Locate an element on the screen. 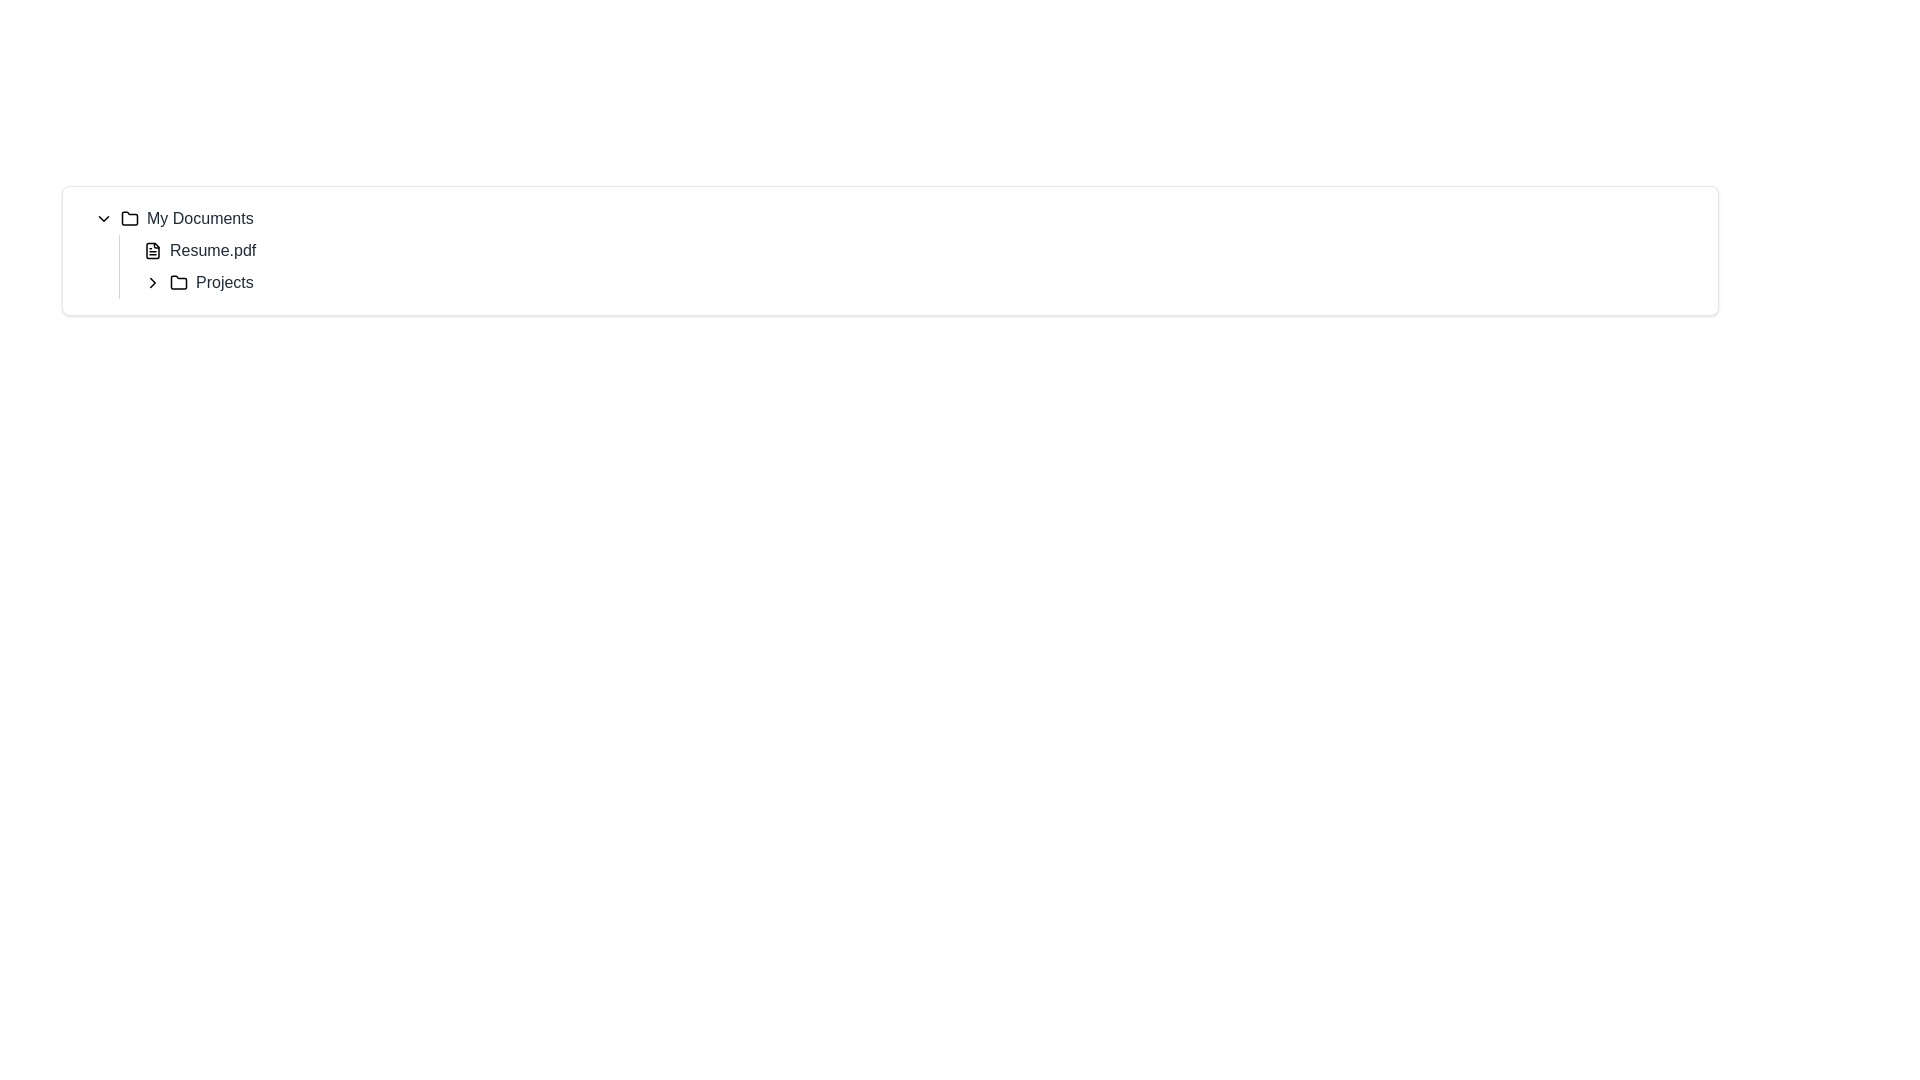  the right-facing chevron icon located to the left of the 'Projects' label is located at coordinates (152, 282).